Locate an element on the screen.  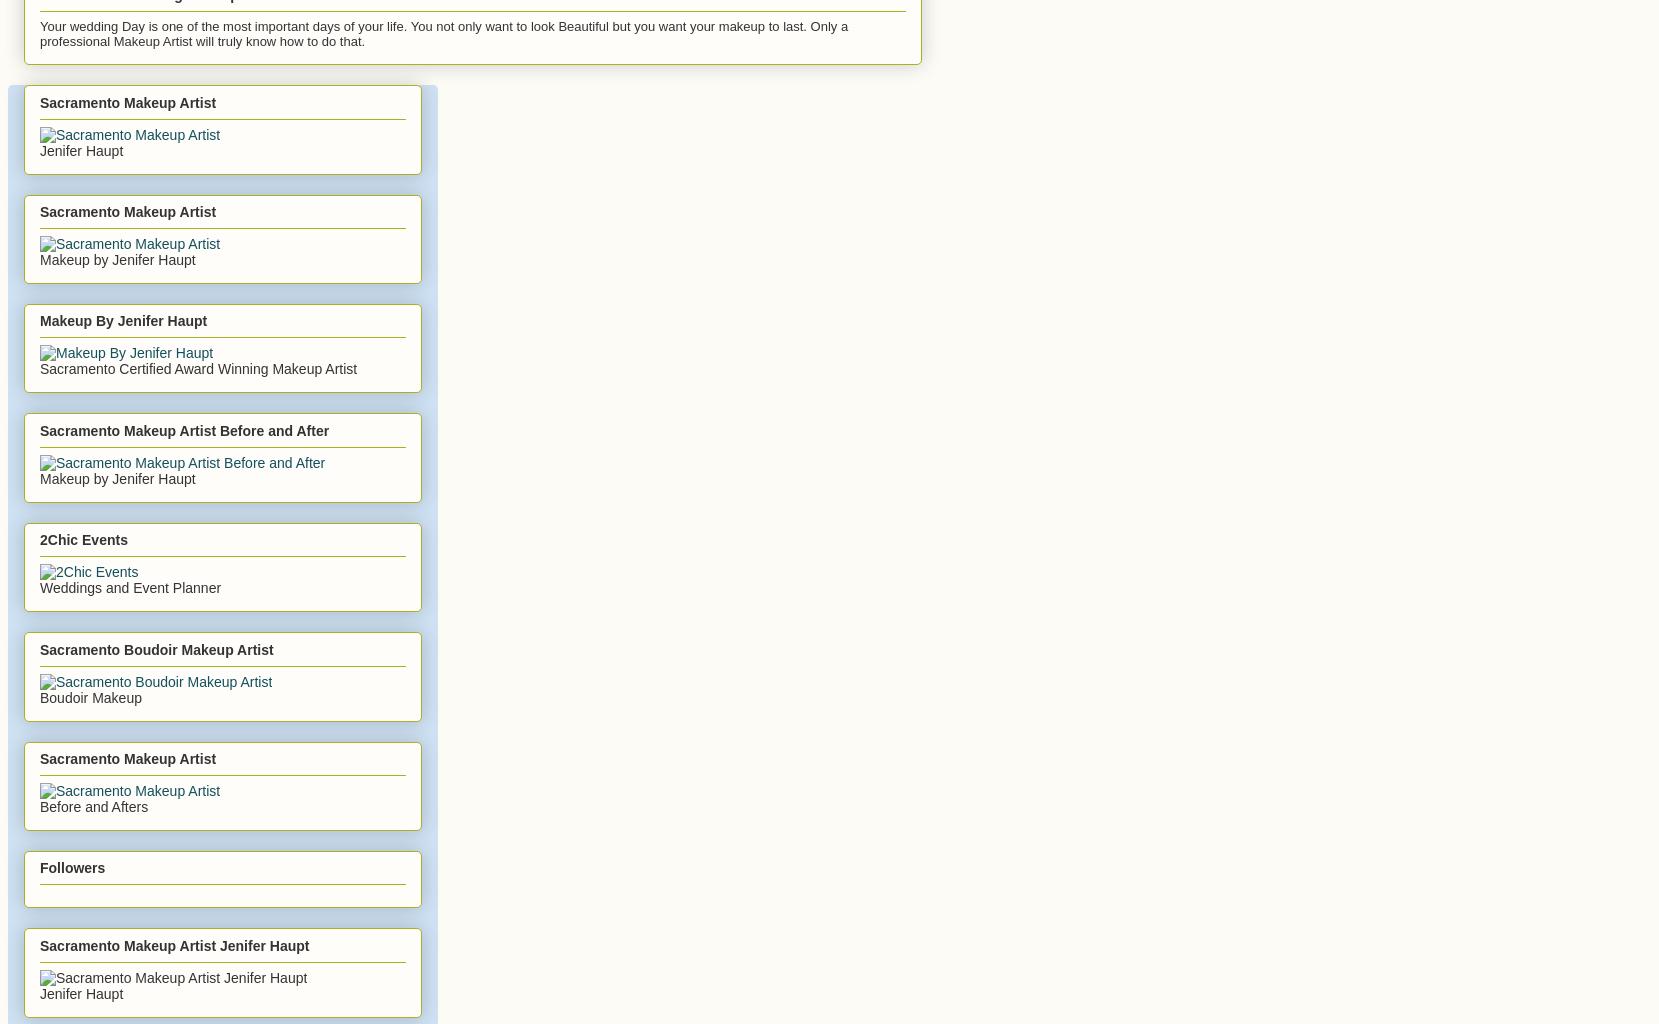
'Followers' is located at coordinates (71, 868).